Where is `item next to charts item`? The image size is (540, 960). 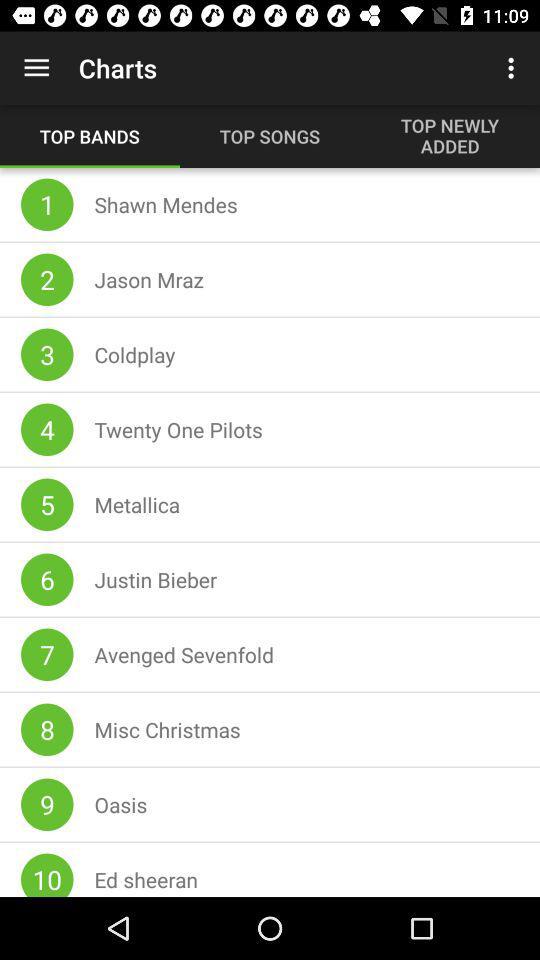 item next to charts item is located at coordinates (513, 68).